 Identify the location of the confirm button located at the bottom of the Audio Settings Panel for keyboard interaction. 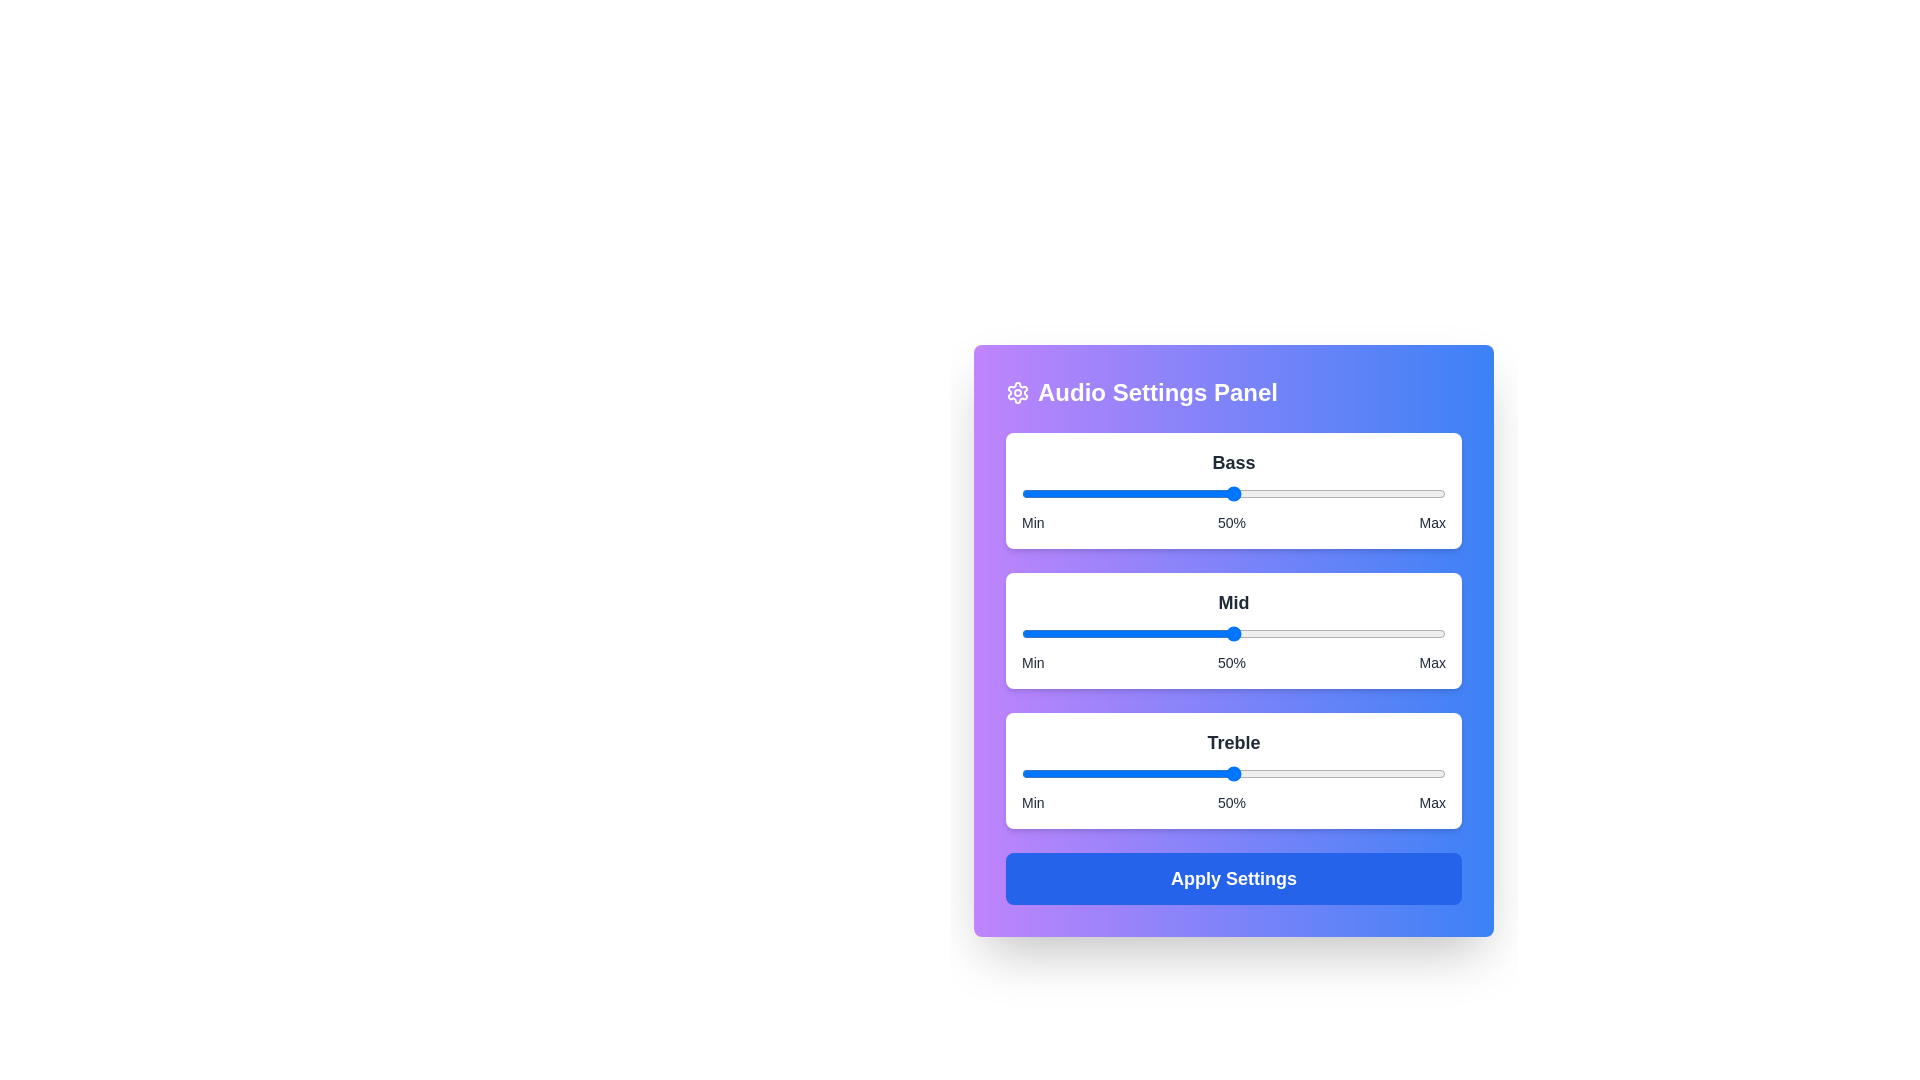
(1232, 878).